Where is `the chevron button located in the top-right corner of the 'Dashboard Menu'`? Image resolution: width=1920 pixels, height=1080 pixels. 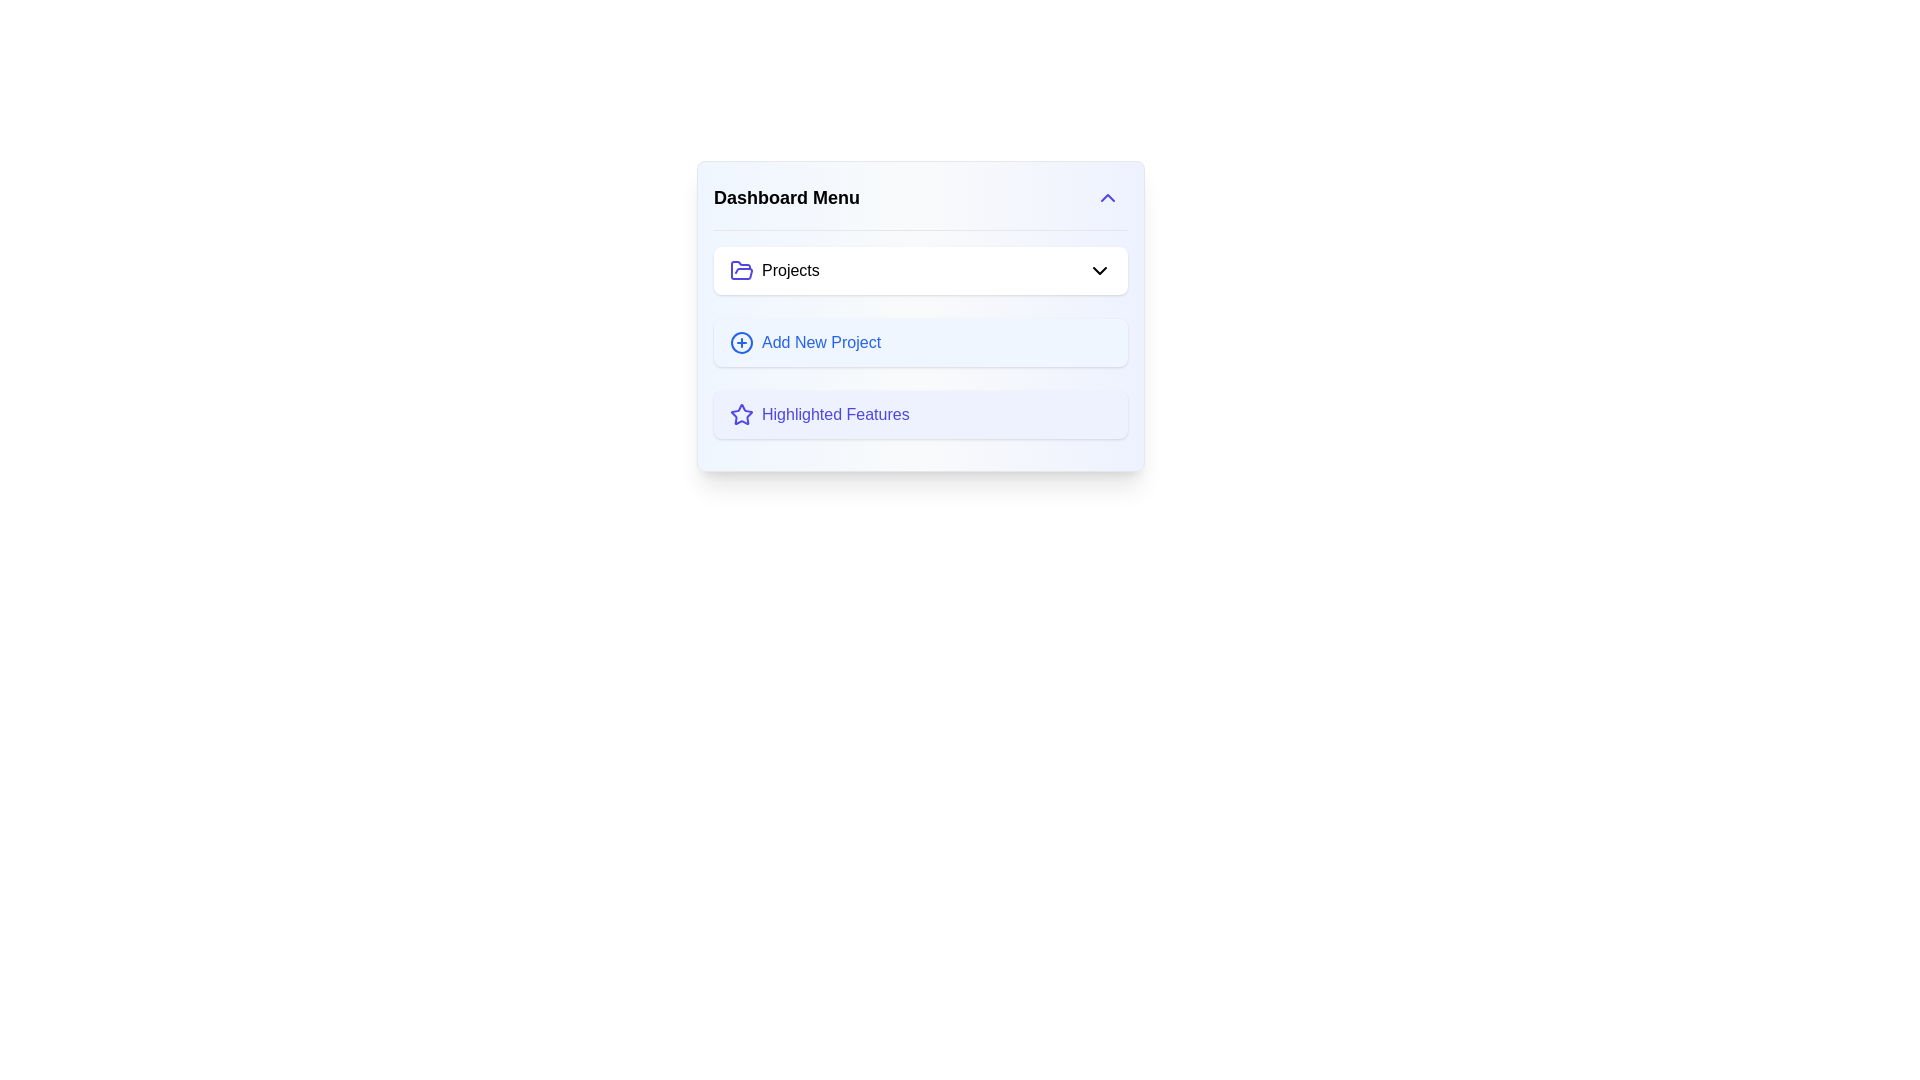
the chevron button located in the top-right corner of the 'Dashboard Menu' is located at coordinates (1107, 197).